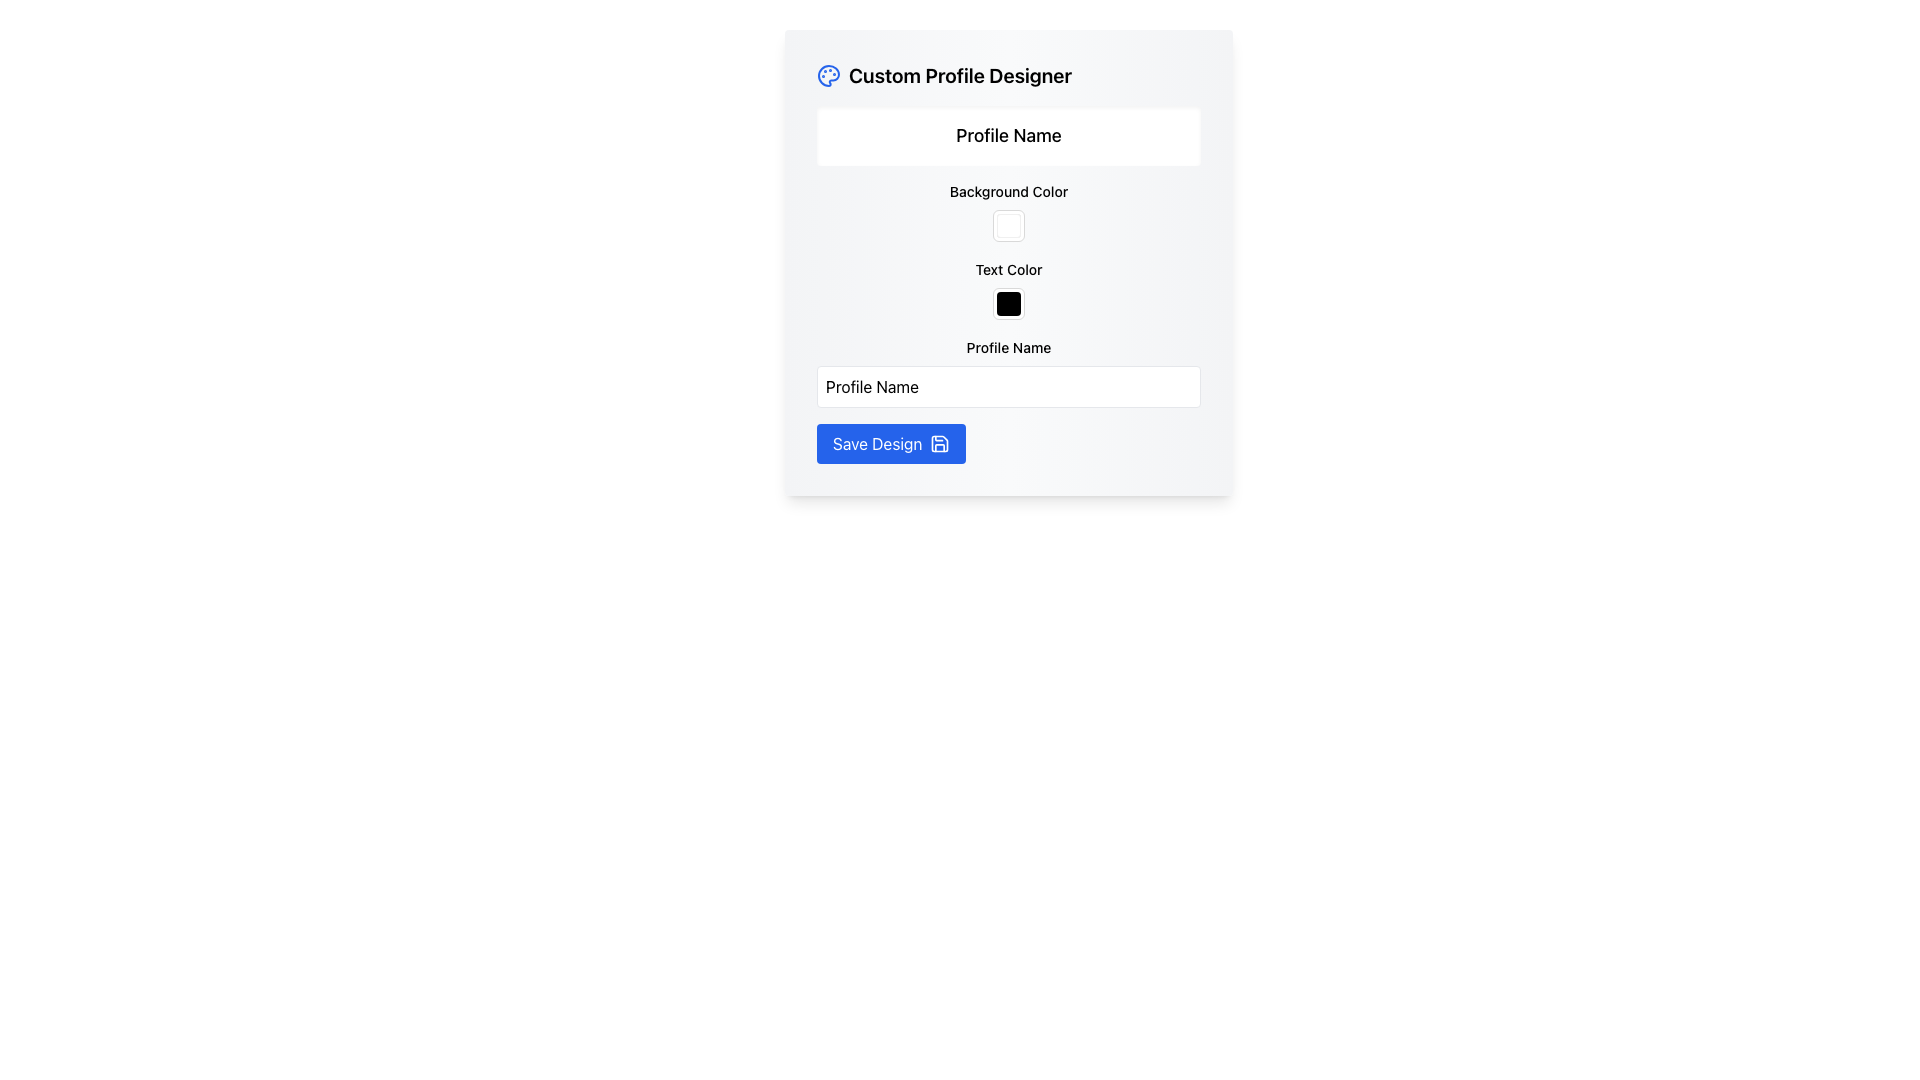  Describe the element at coordinates (890, 442) in the screenshot. I see `the rectangular blue button labeled 'Save Design' with a floppy disk icon` at that location.